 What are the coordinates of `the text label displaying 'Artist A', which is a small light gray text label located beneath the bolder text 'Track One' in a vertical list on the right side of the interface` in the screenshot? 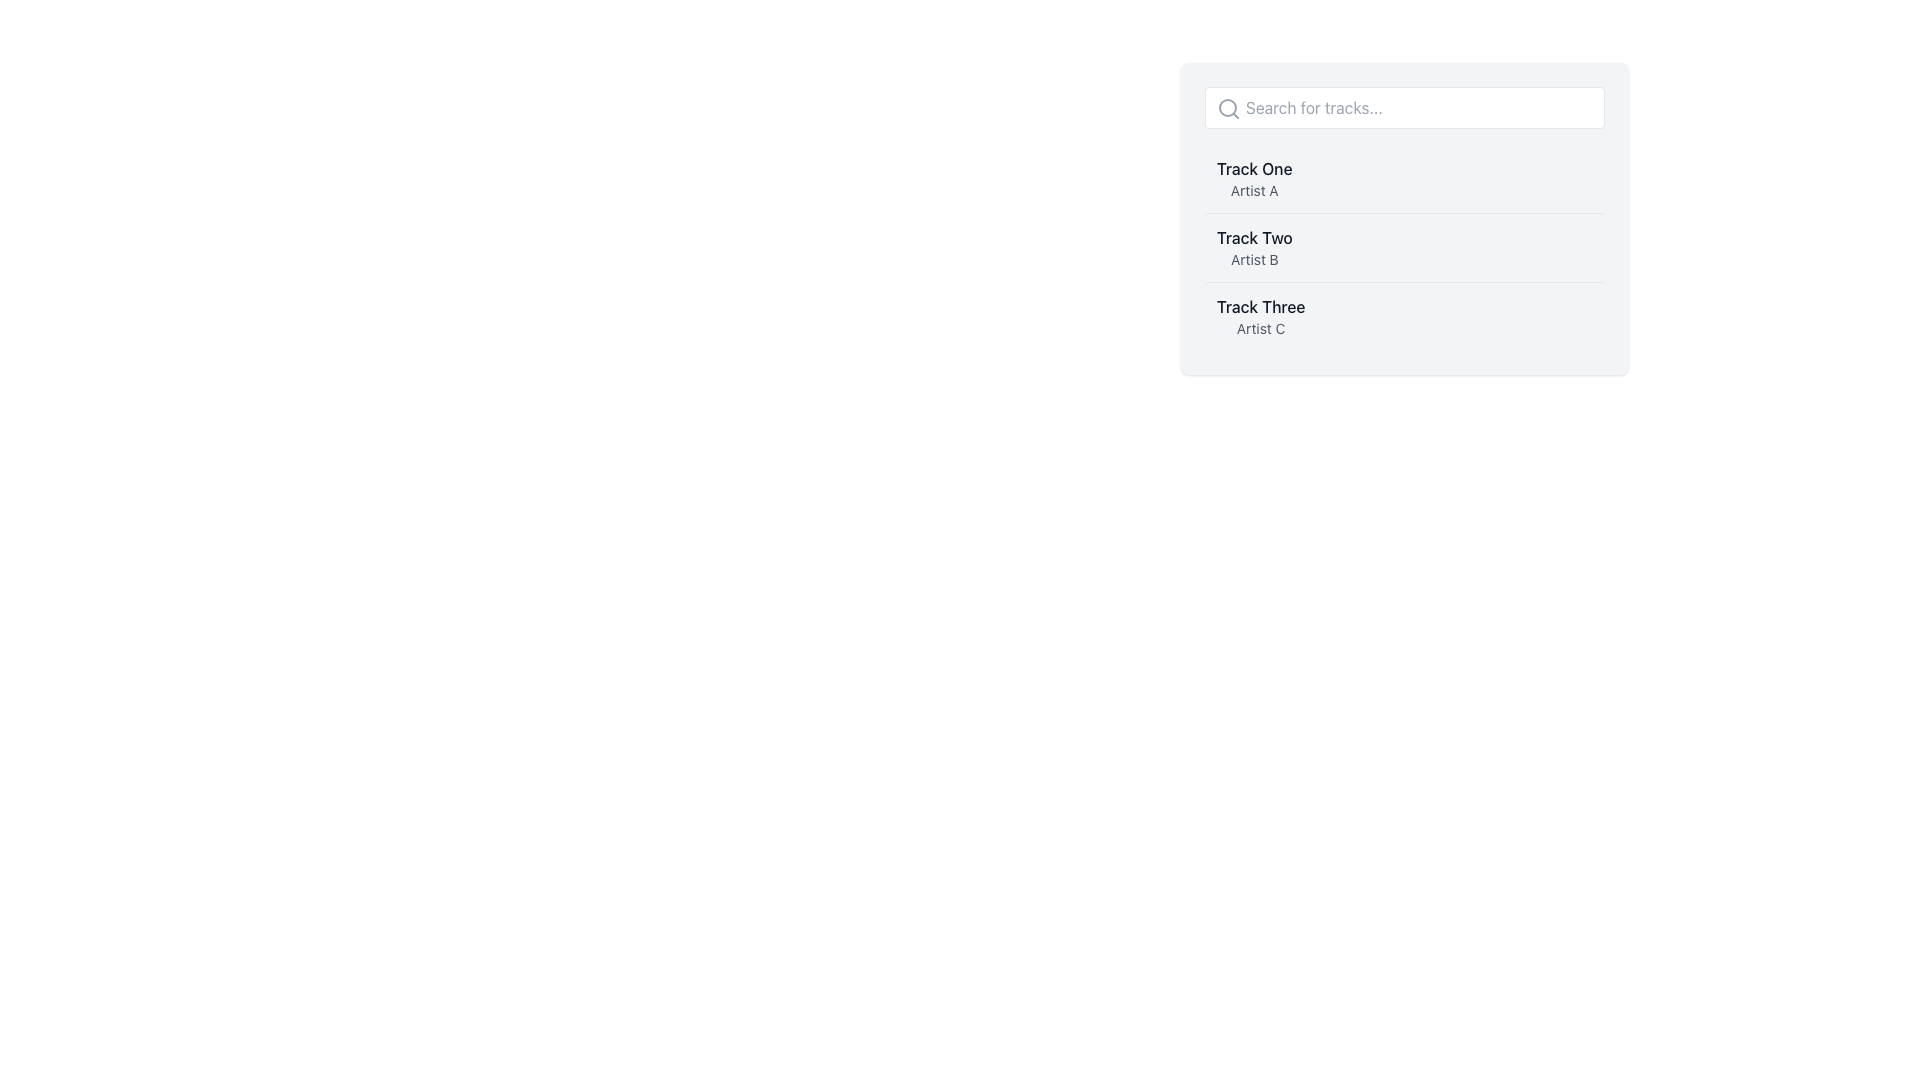 It's located at (1253, 191).